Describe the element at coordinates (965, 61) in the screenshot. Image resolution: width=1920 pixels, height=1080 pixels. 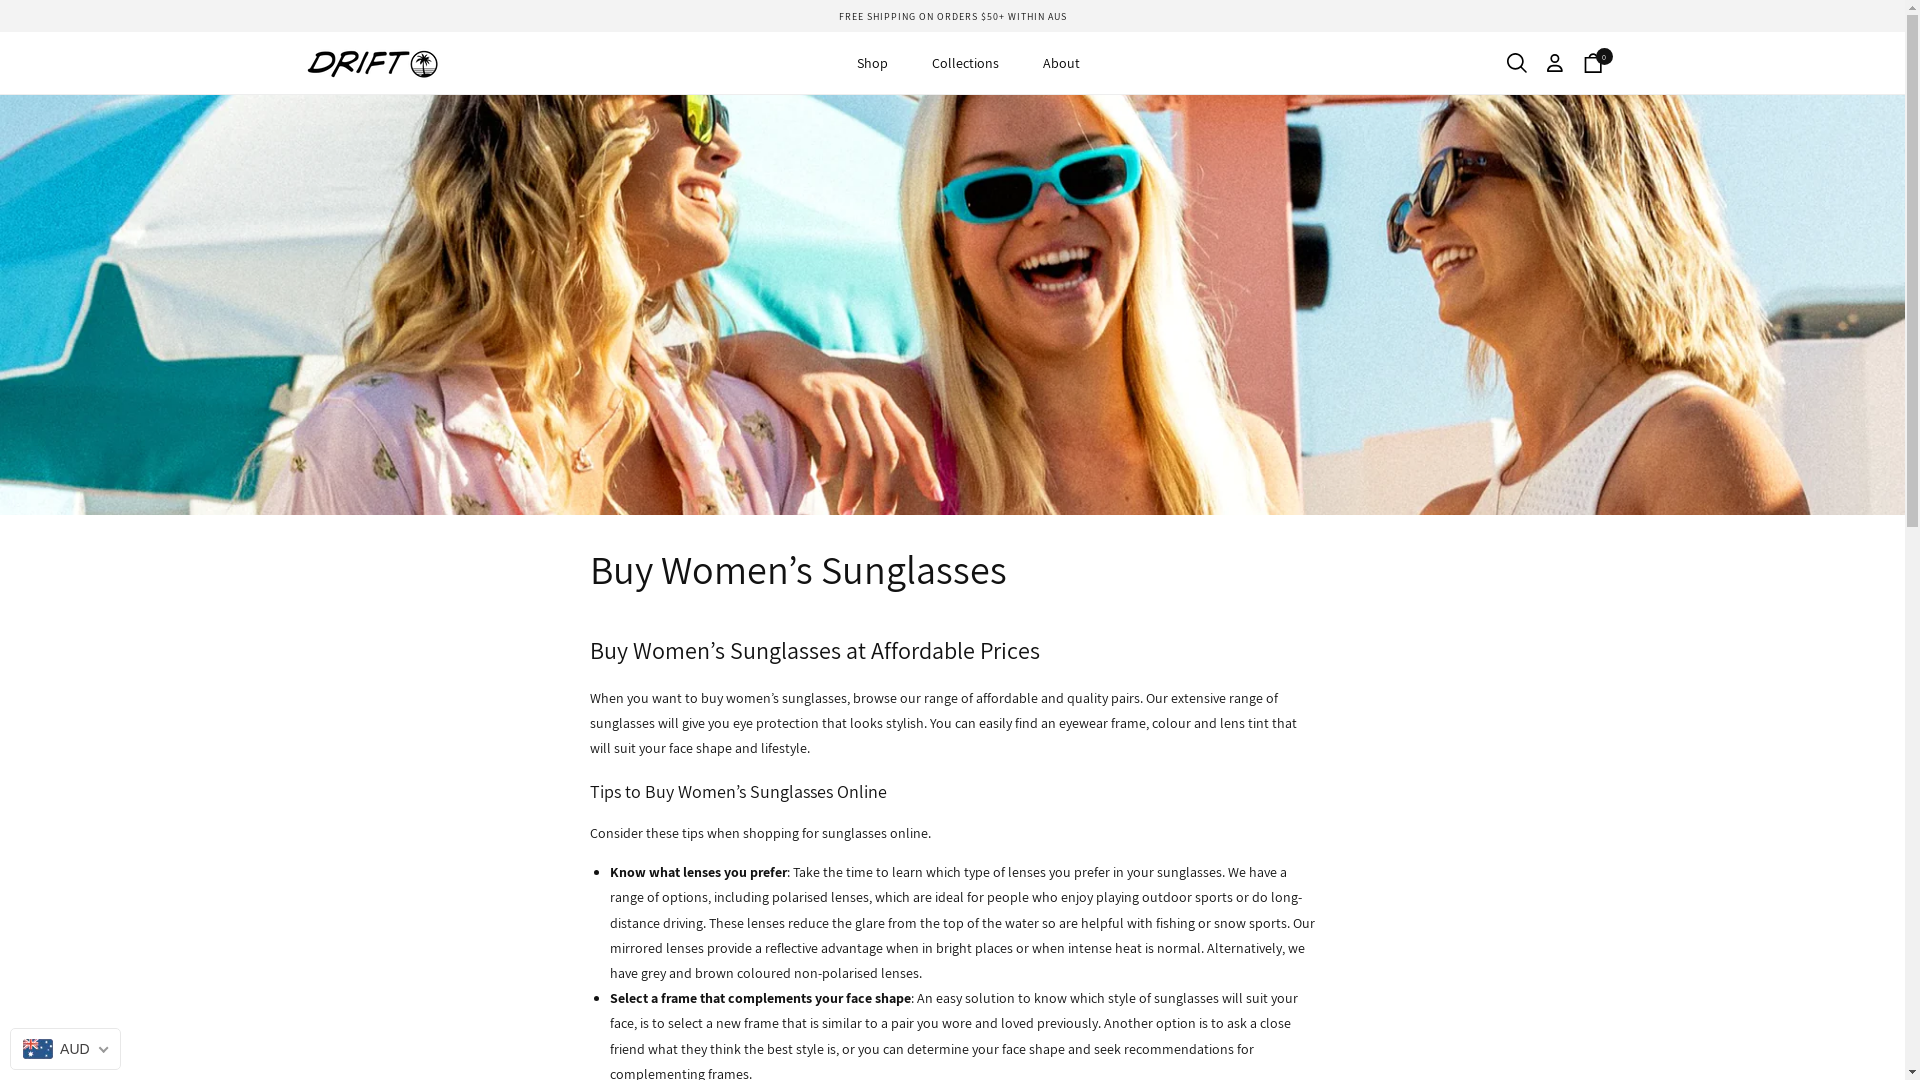
I see `'Collections'` at that location.